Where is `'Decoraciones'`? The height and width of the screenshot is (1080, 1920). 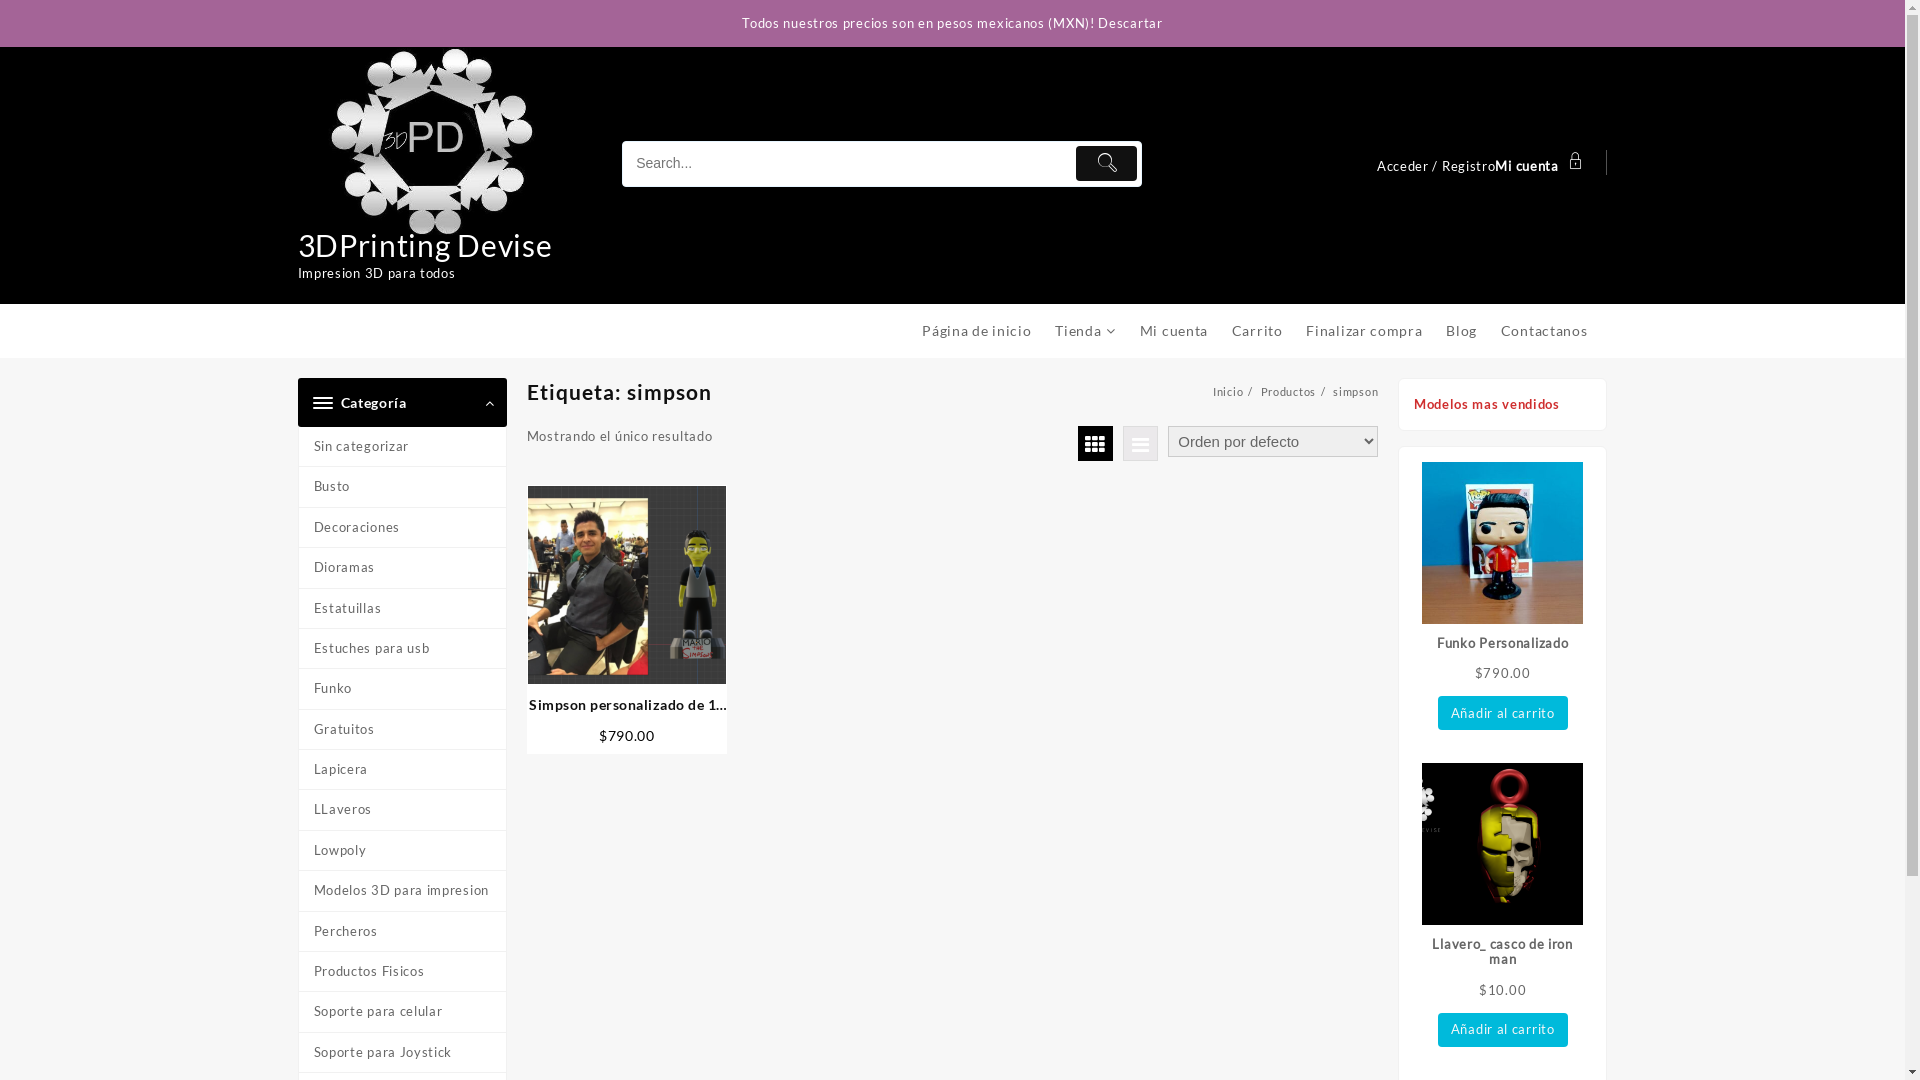
'Decoraciones' is located at coordinates (401, 527).